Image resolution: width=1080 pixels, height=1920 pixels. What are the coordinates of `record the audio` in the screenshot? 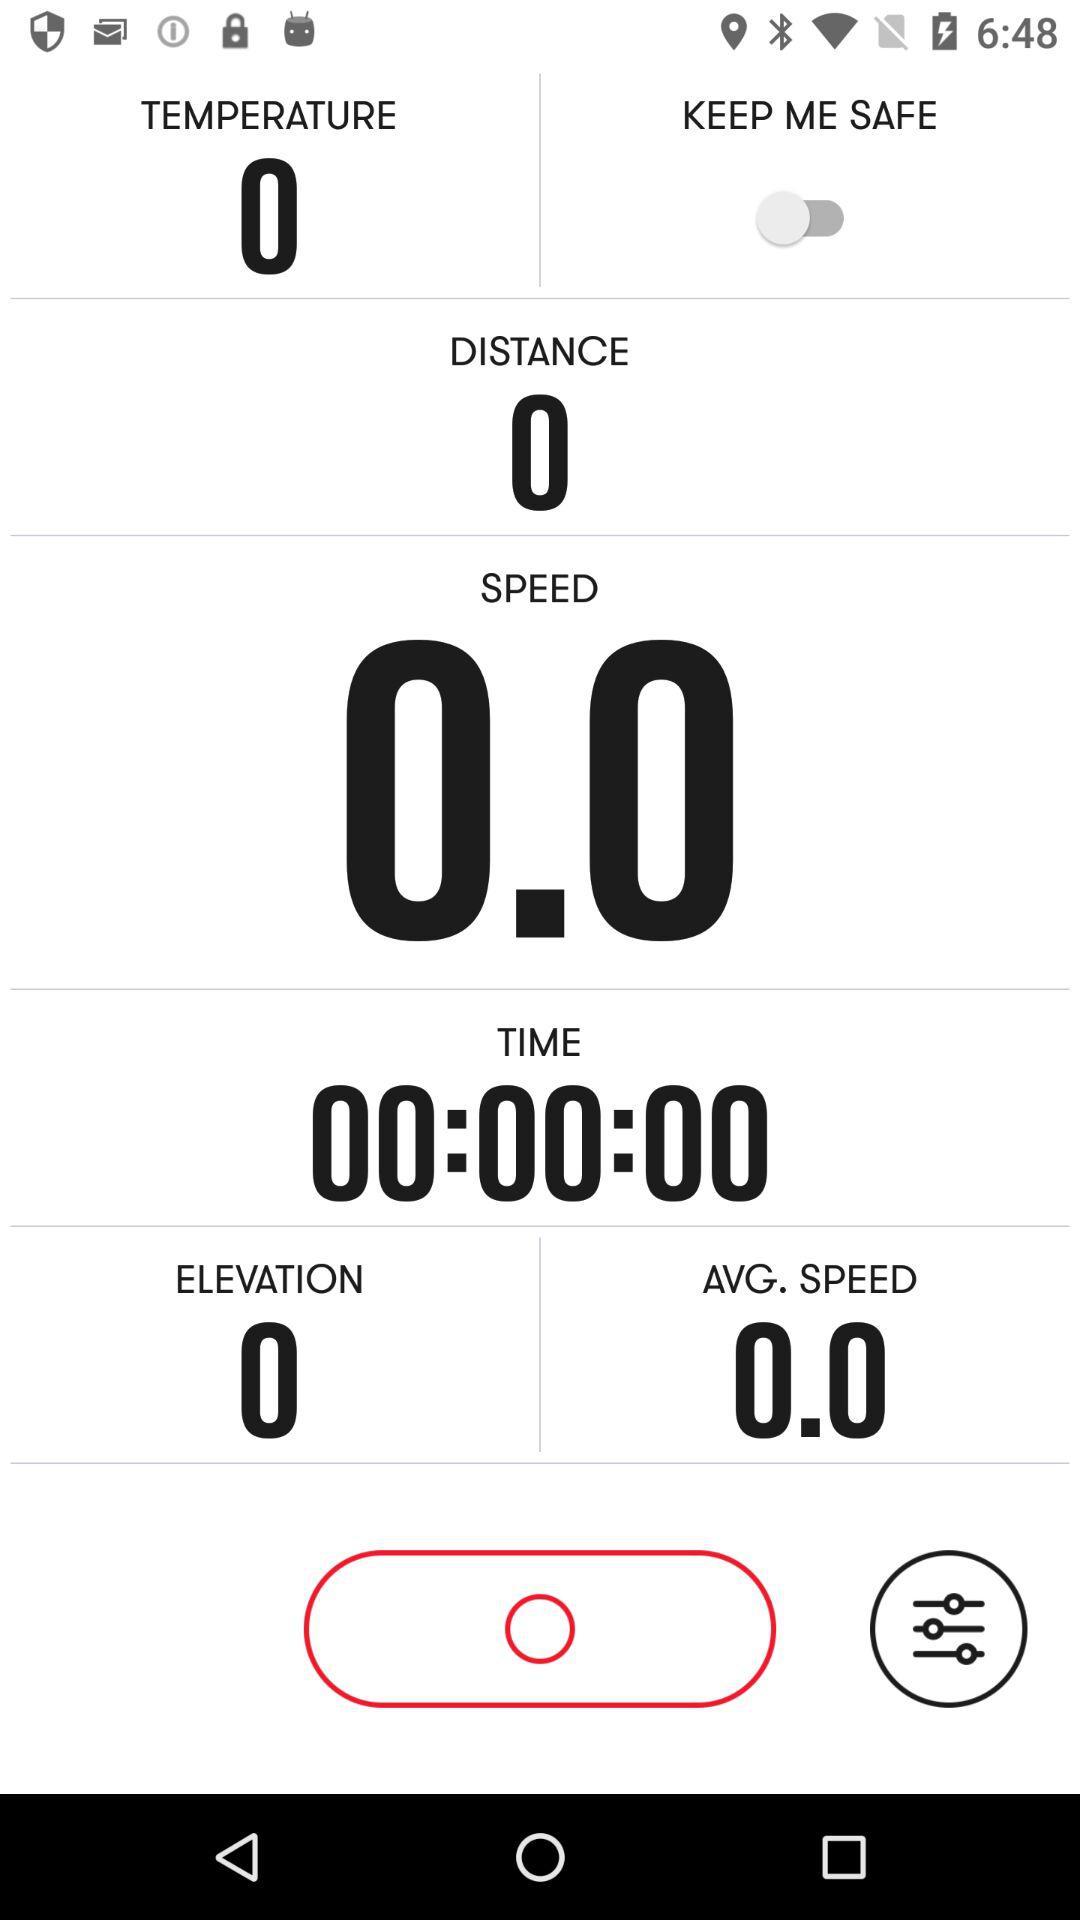 It's located at (947, 1628).